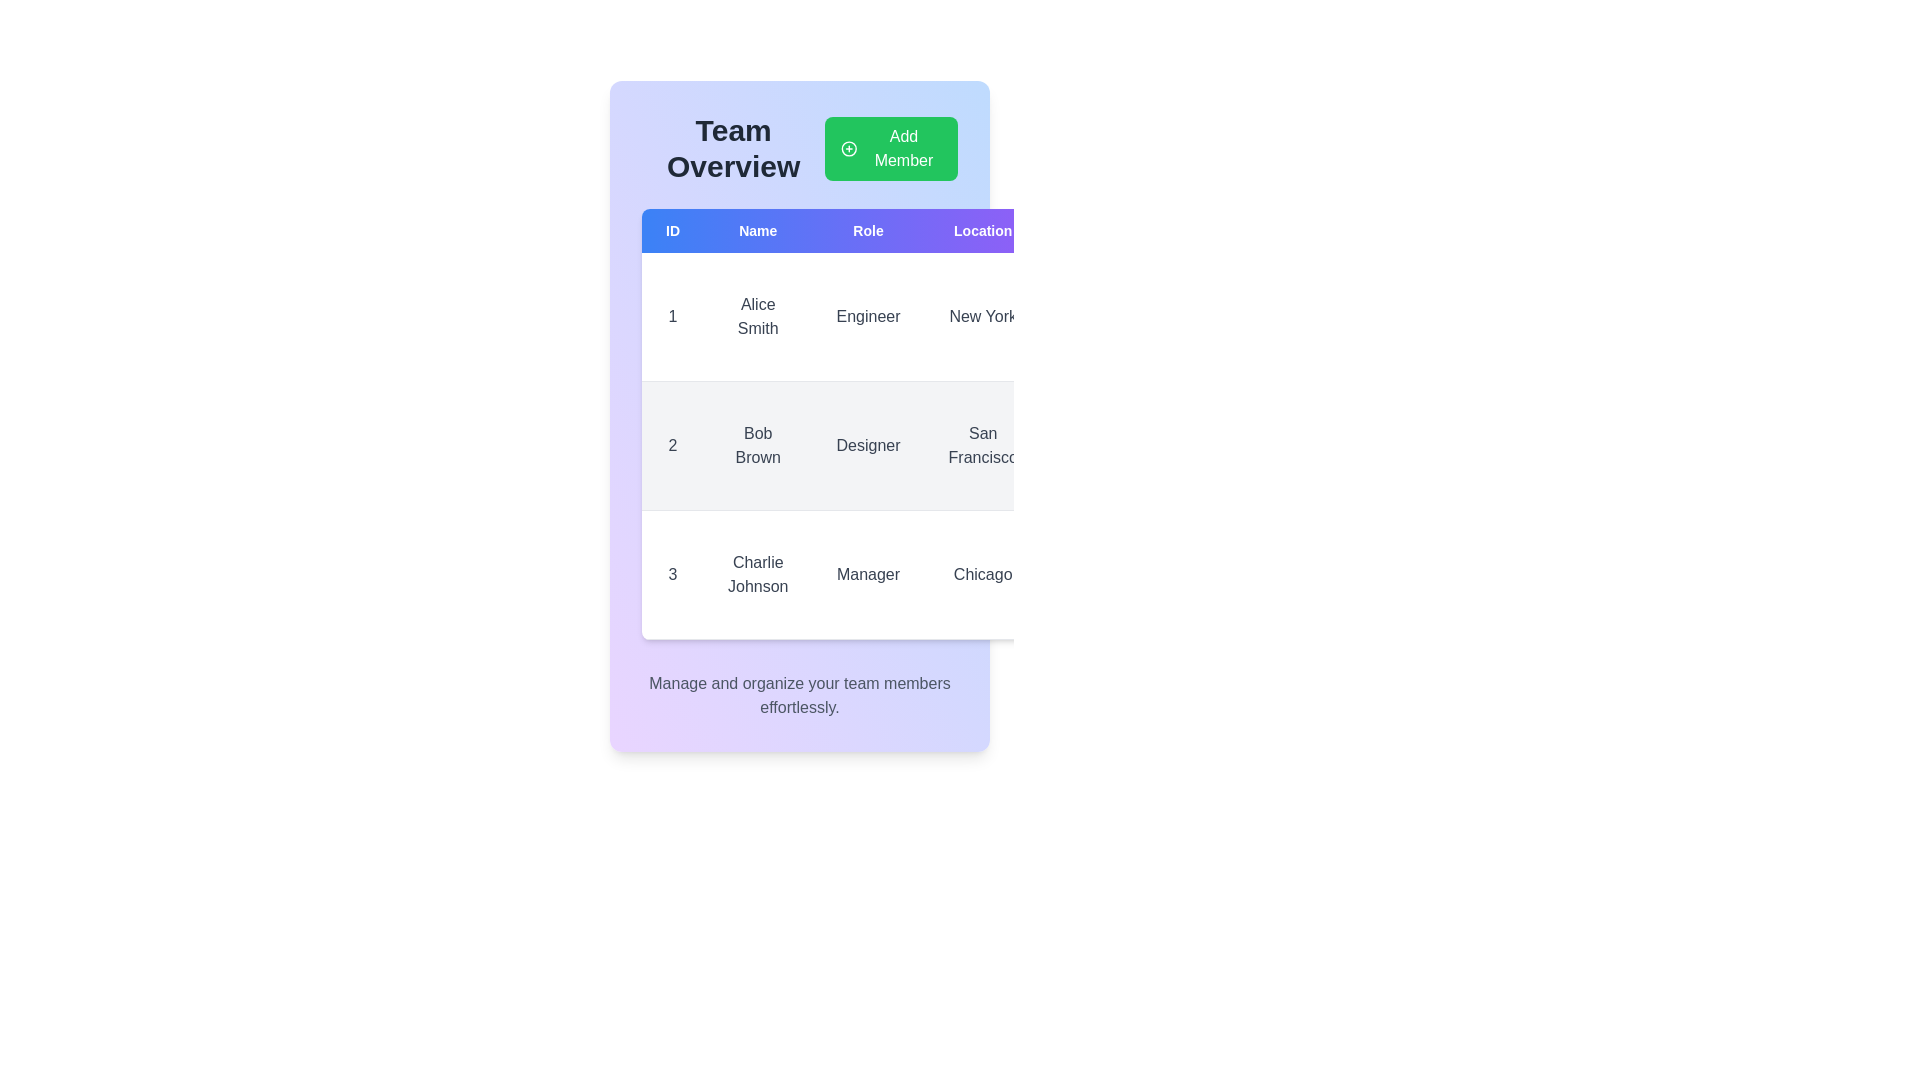 This screenshot has width=1920, height=1080. Describe the element at coordinates (757, 316) in the screenshot. I see `displayed text of the Text Label that shows the name of the individual in the first visible row of the table, positioned between the ID column and the Role detailing column` at that location.